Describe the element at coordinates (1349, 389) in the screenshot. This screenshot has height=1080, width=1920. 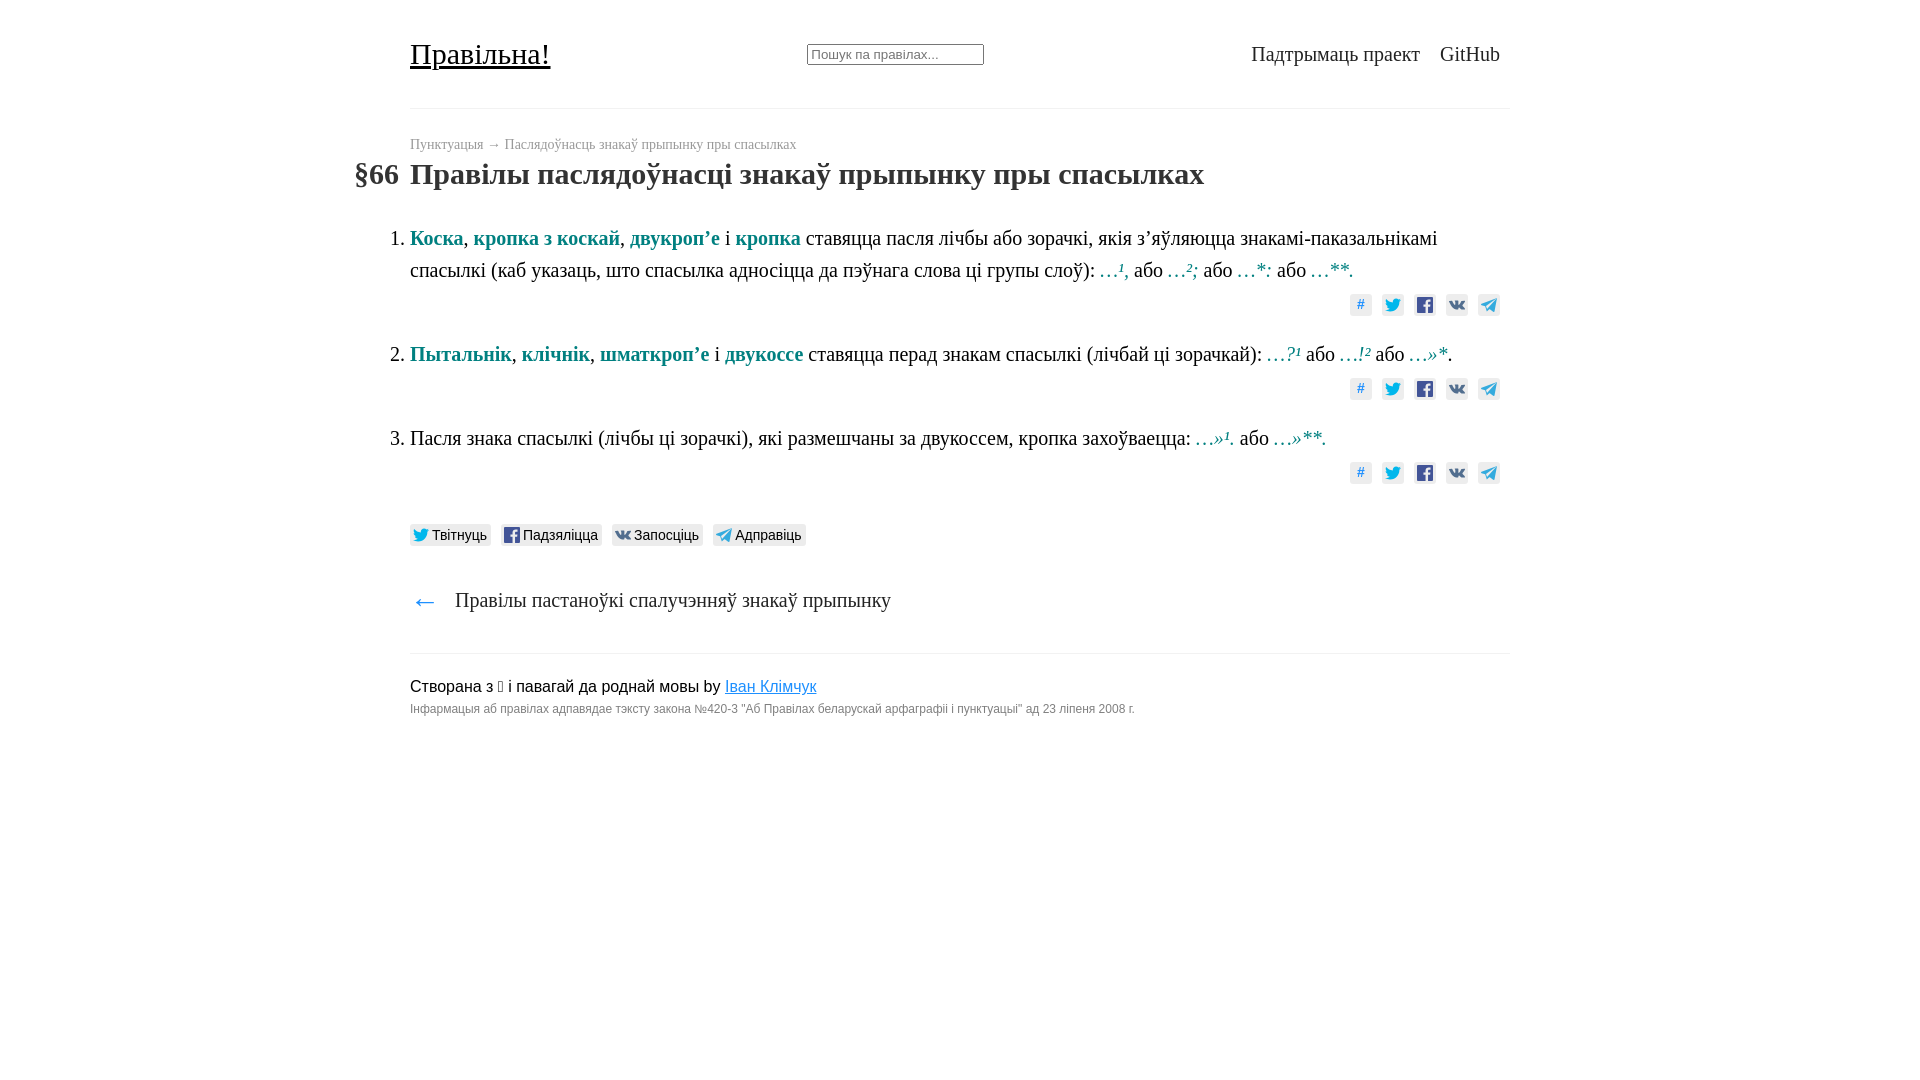
I see `'#'` at that location.